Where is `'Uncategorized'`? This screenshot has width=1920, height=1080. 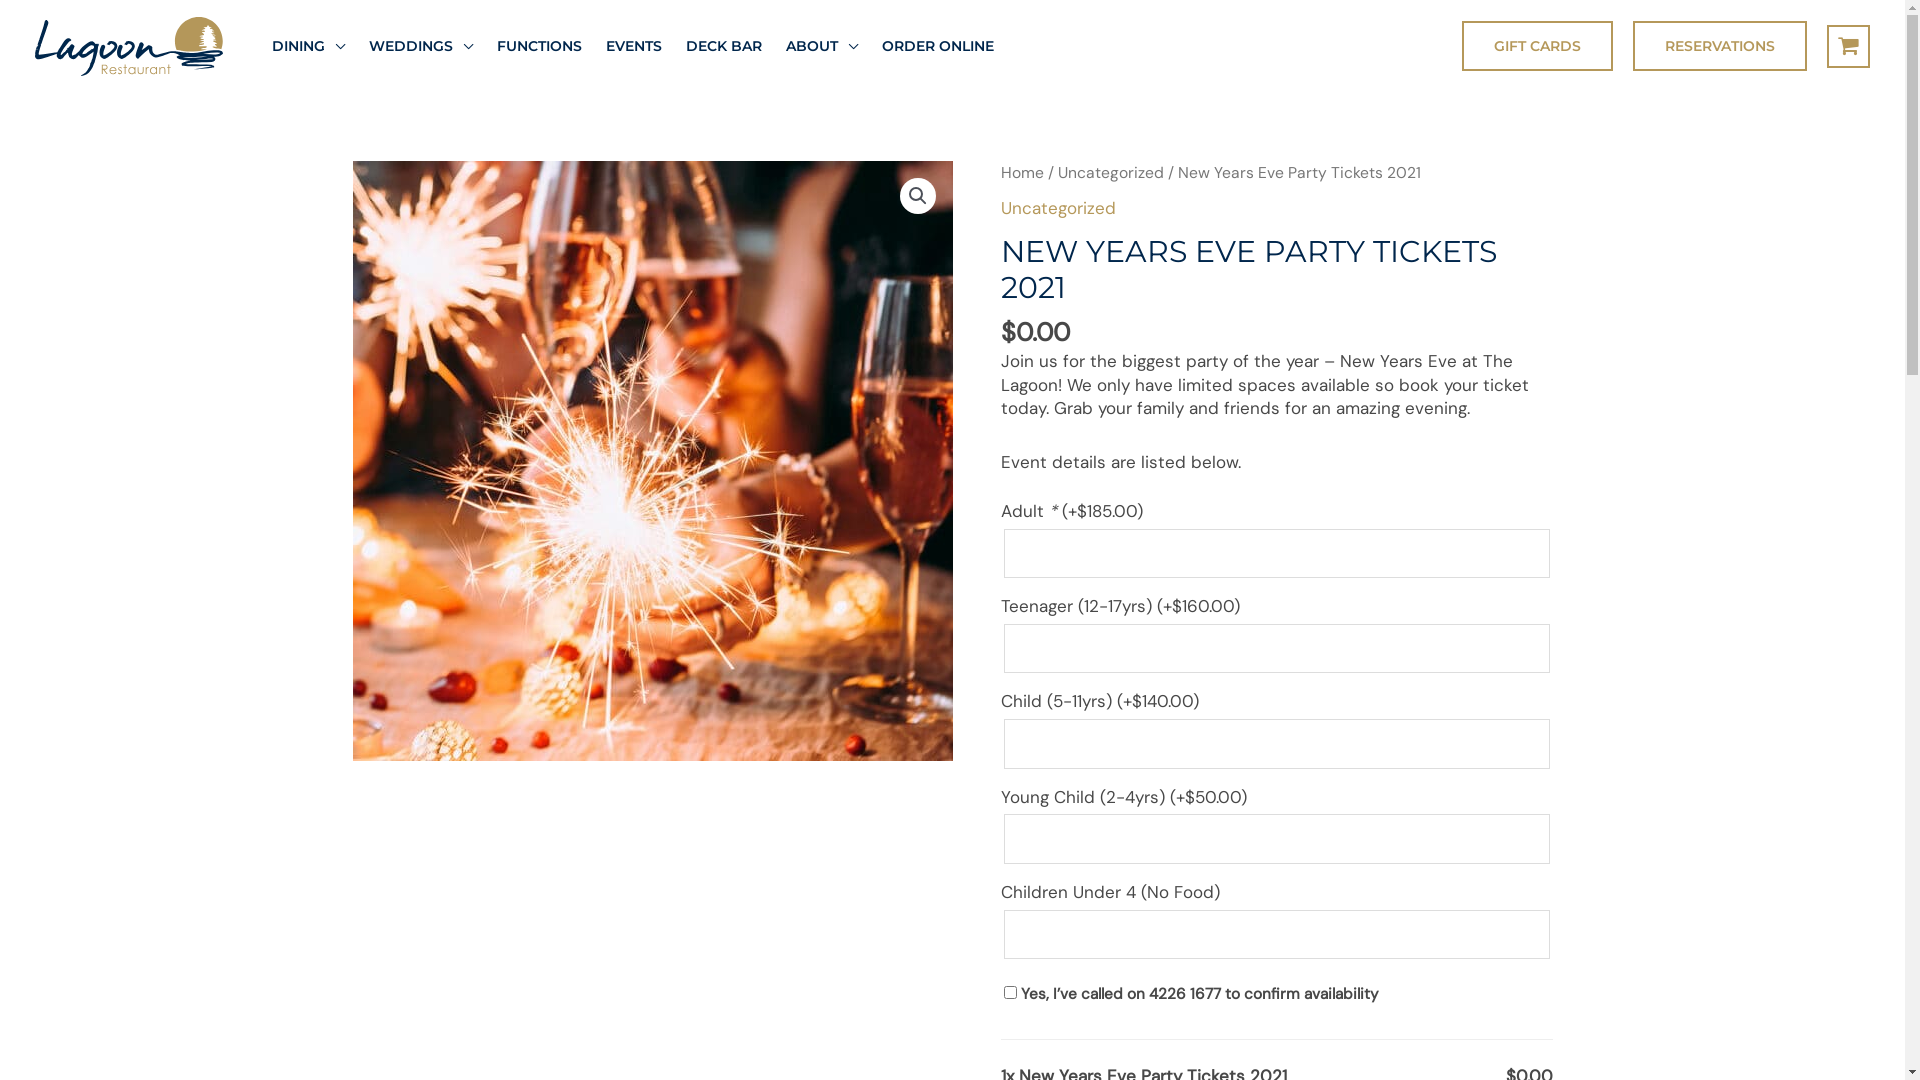 'Uncategorized' is located at coordinates (1109, 171).